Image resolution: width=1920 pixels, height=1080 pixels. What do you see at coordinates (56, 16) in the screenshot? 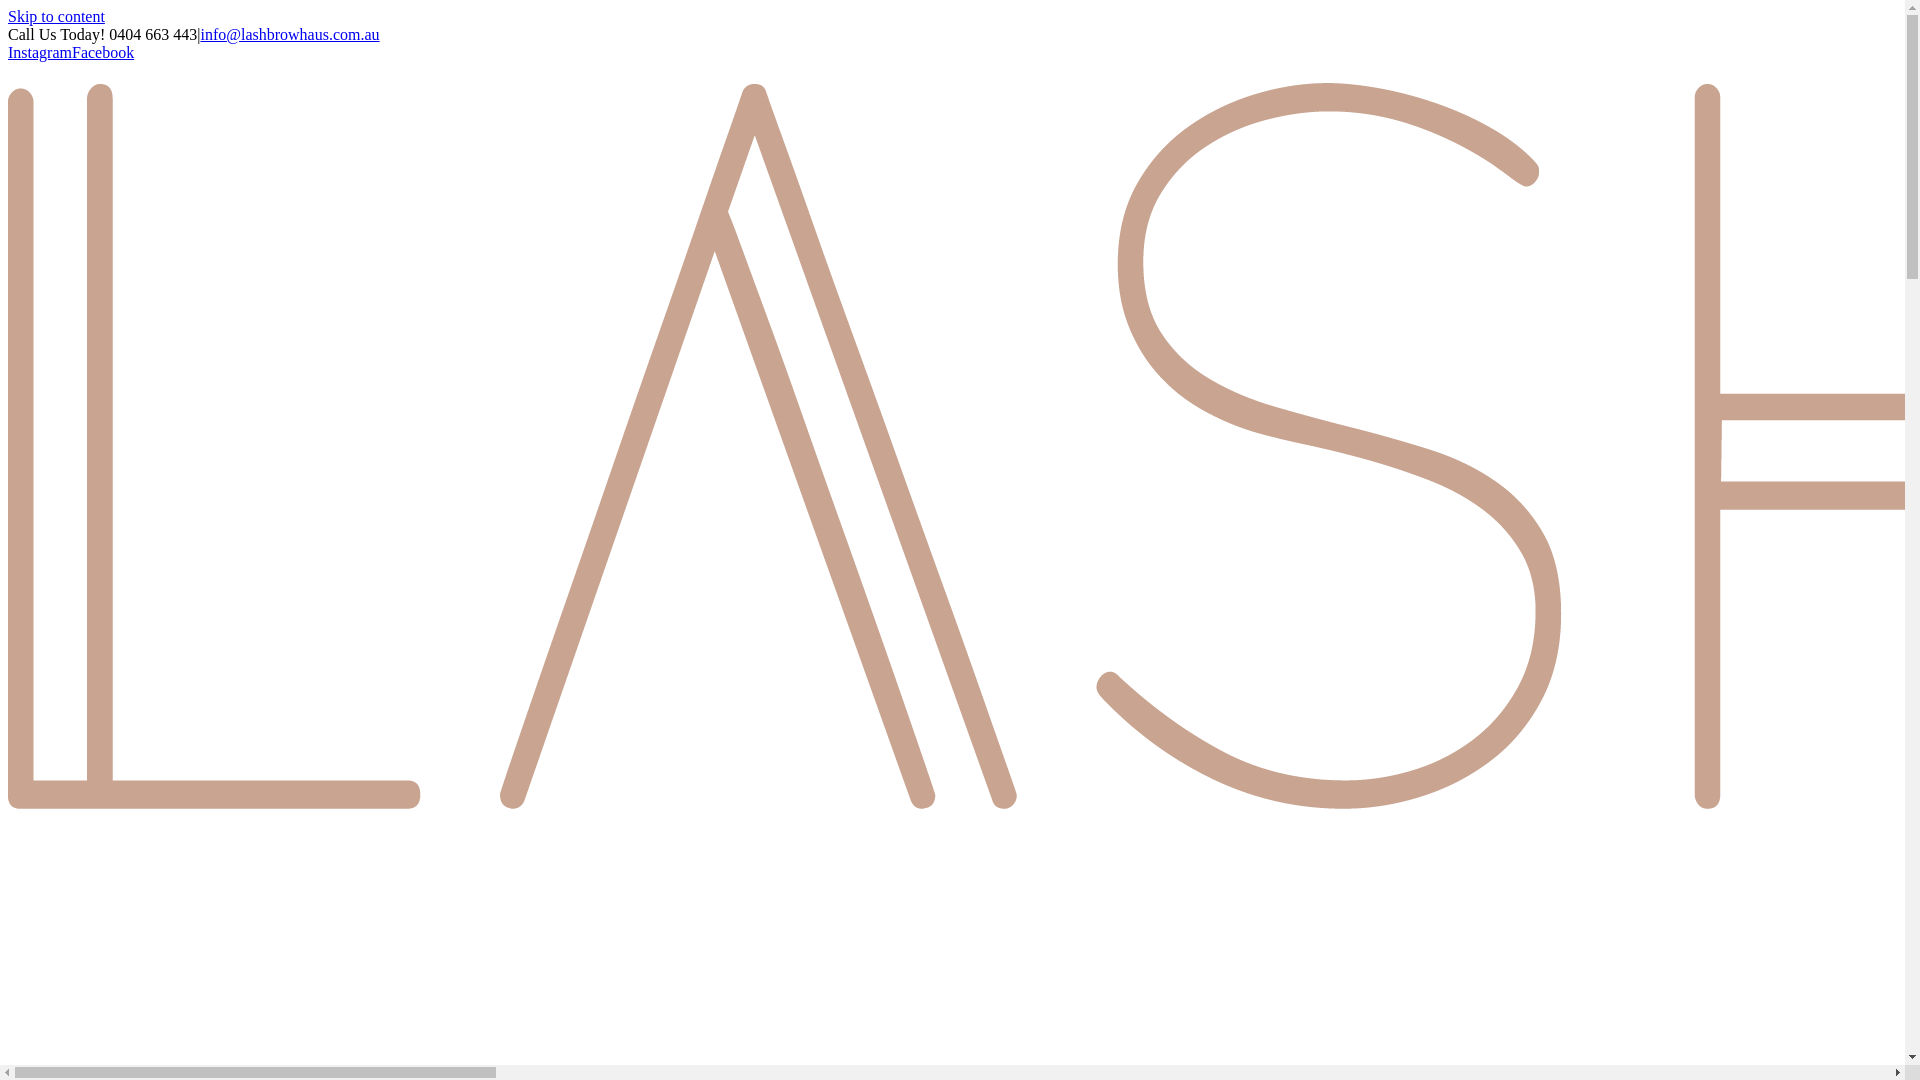
I see `'Skip to content'` at bounding box center [56, 16].